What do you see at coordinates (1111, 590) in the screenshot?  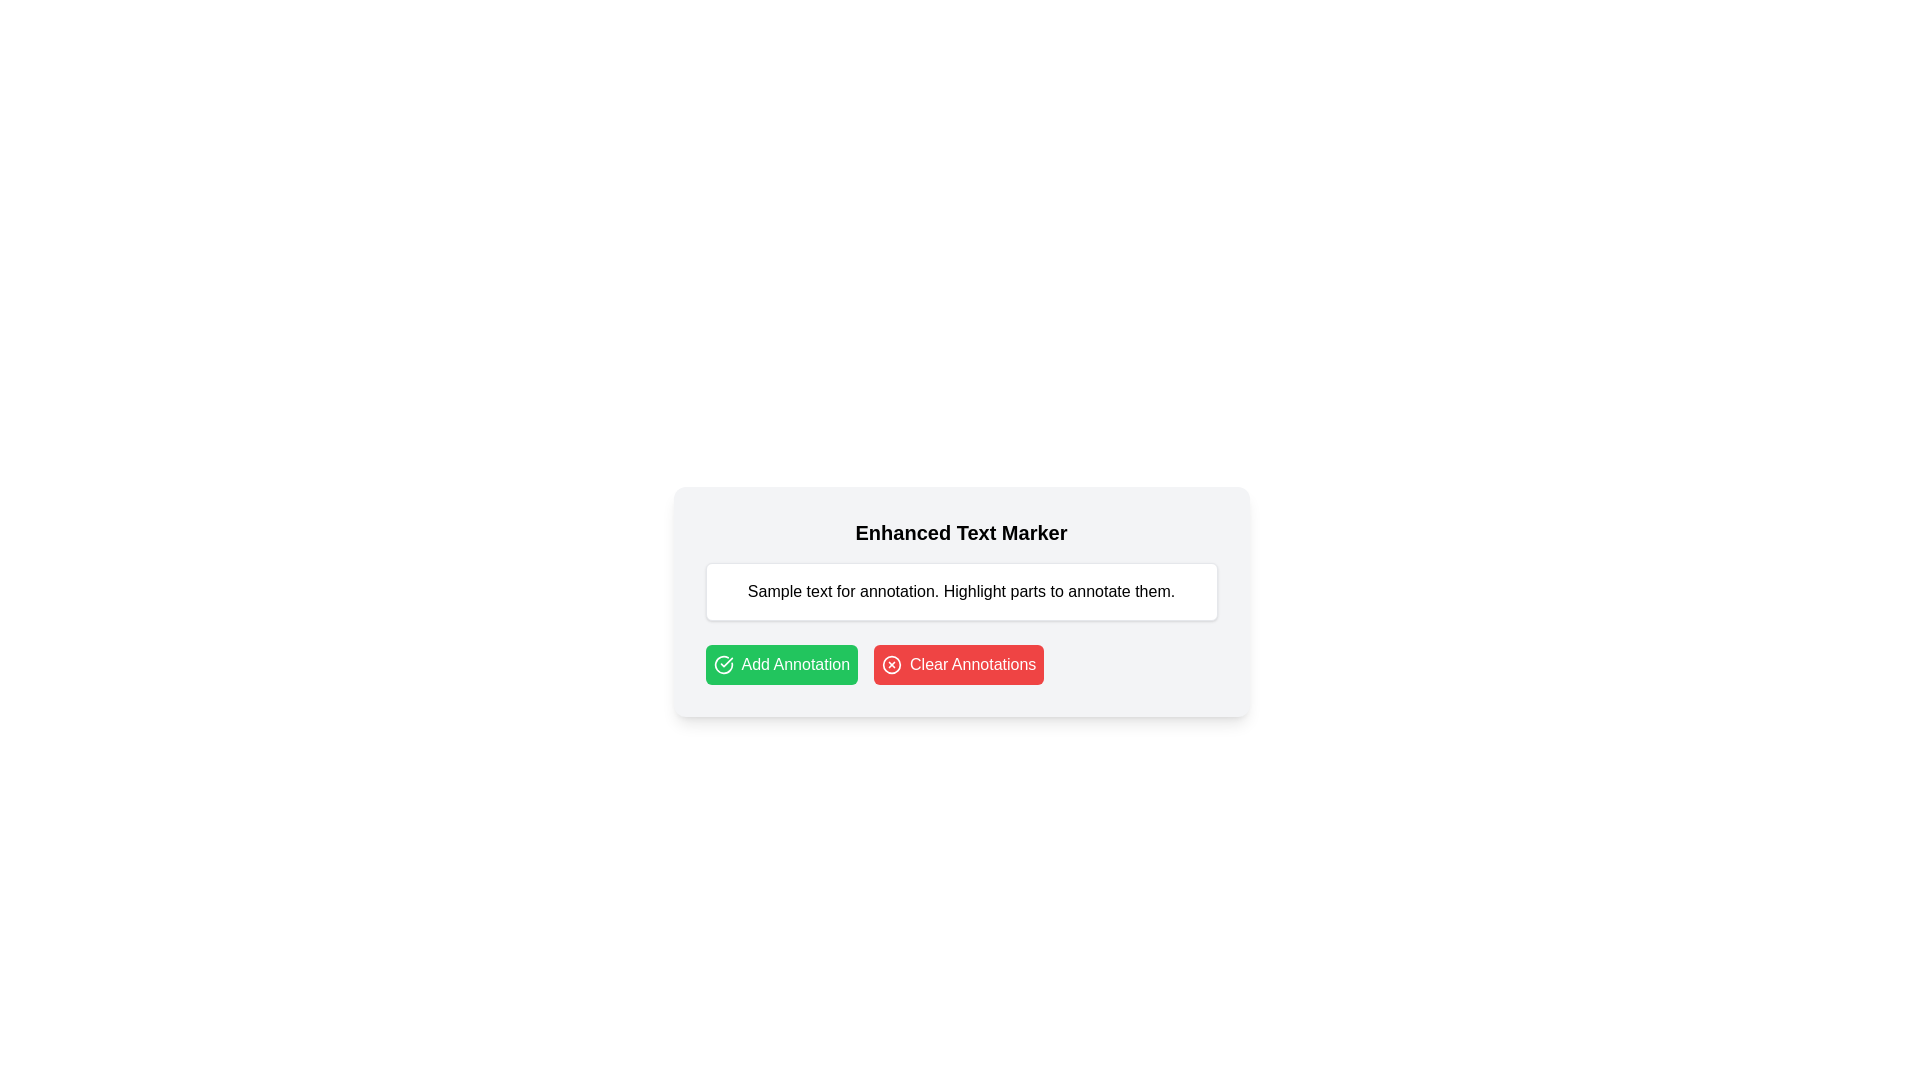 I see `letter 'a' in the word 'annotate' for text extraction, which is part of the text 'Sample text for annotation. Highlight parts to annotate them.'` at bounding box center [1111, 590].